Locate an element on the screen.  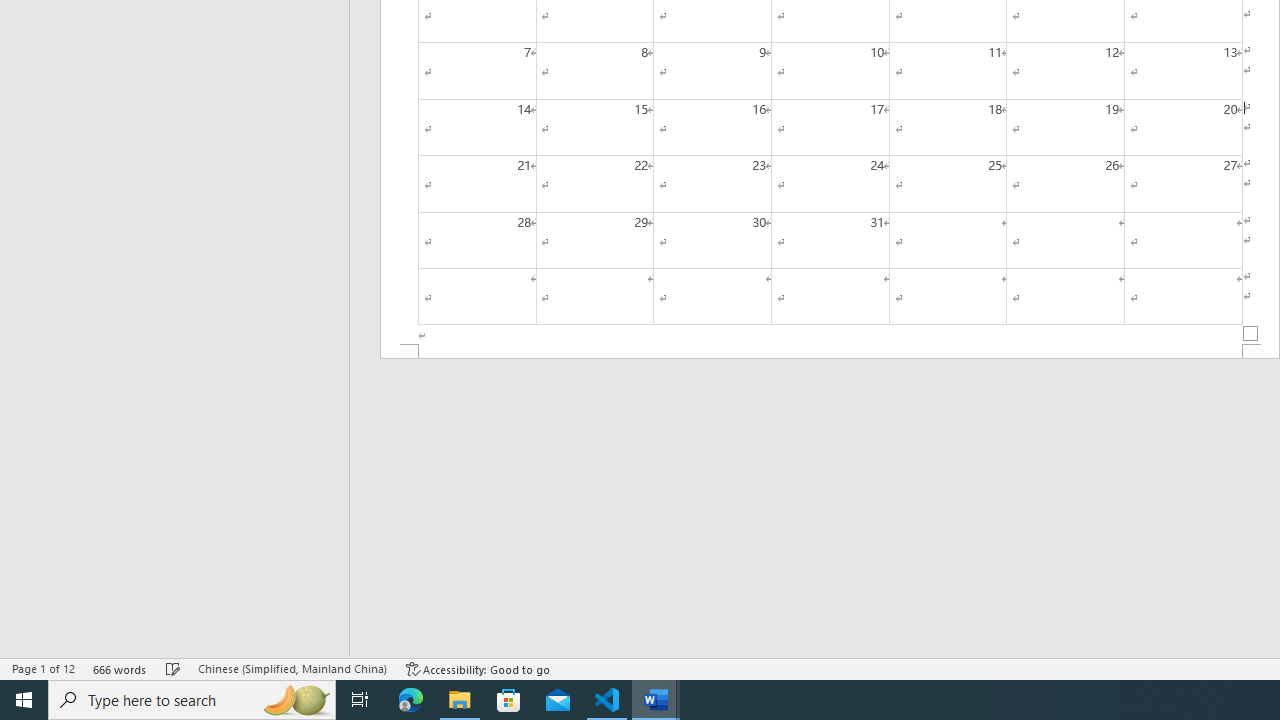
'Word Count 666 words' is located at coordinates (119, 669).